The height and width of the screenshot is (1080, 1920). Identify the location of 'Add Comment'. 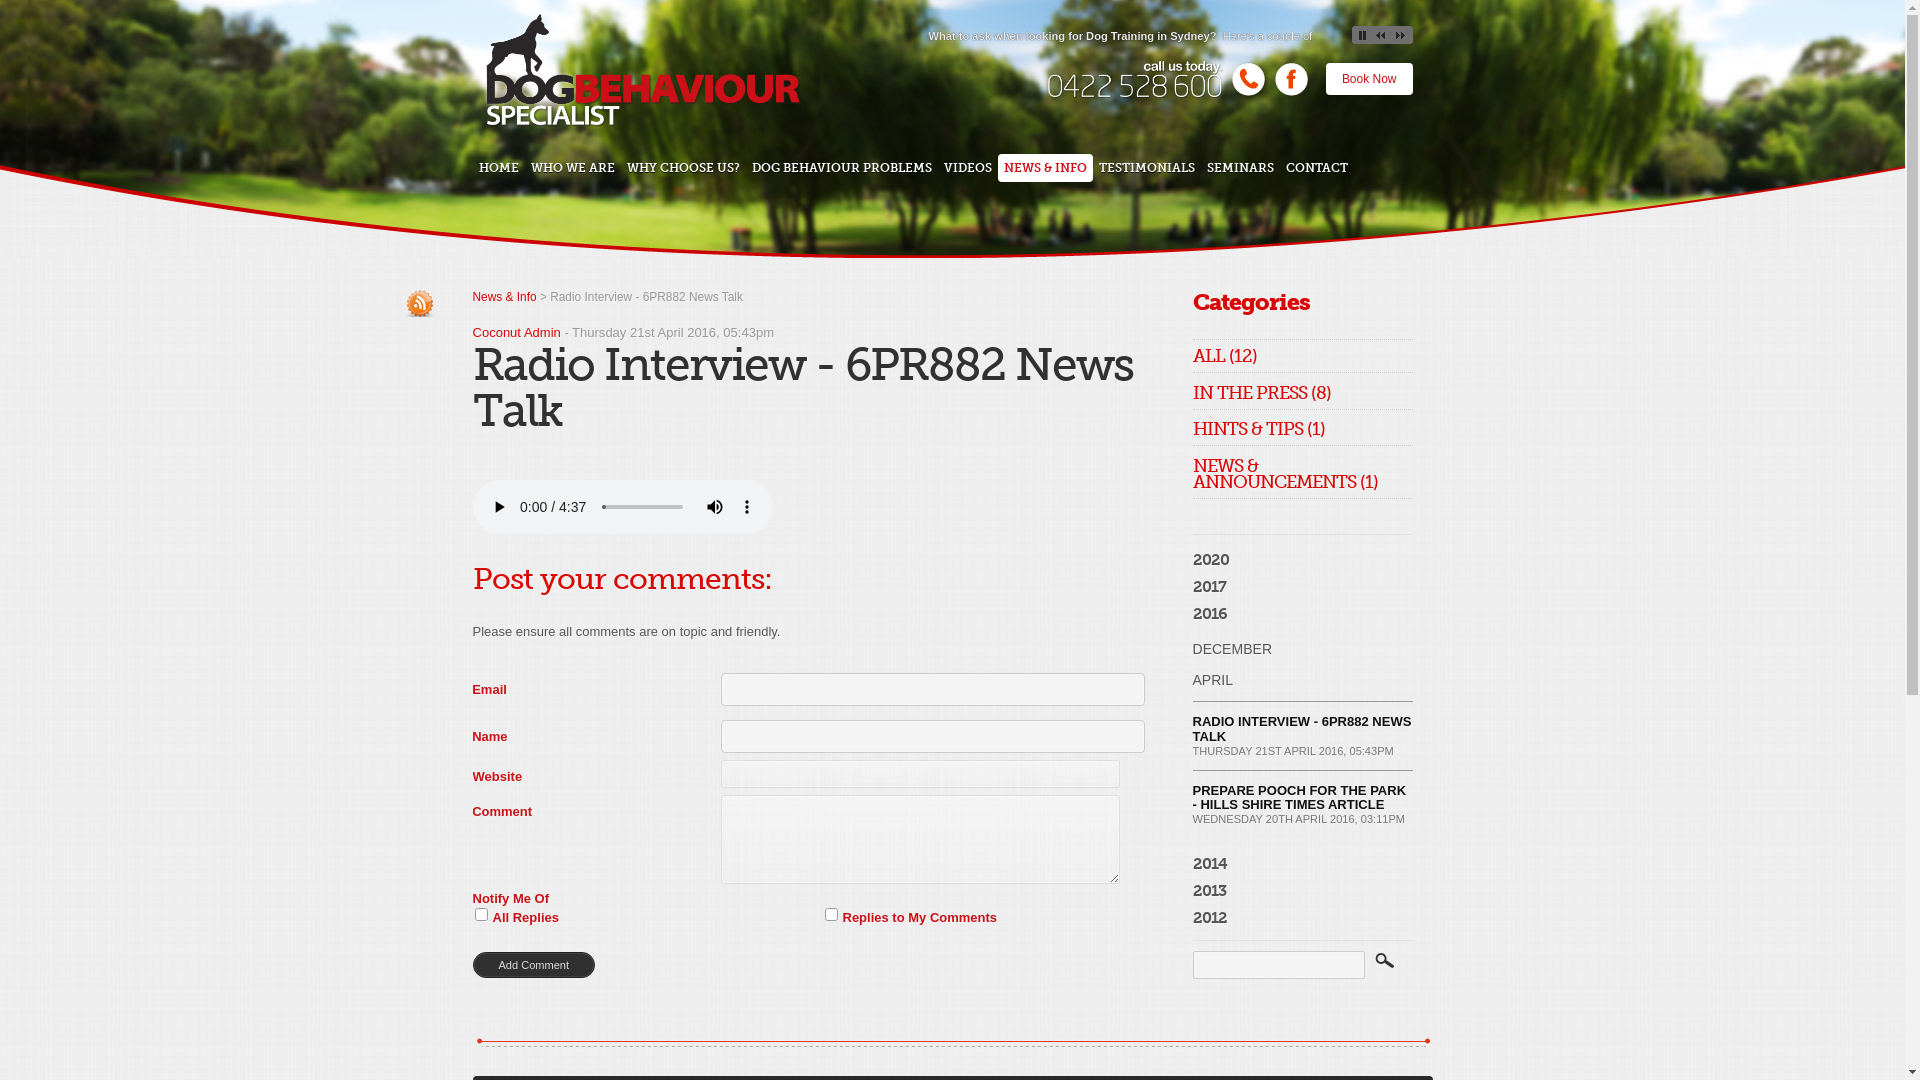
(470, 963).